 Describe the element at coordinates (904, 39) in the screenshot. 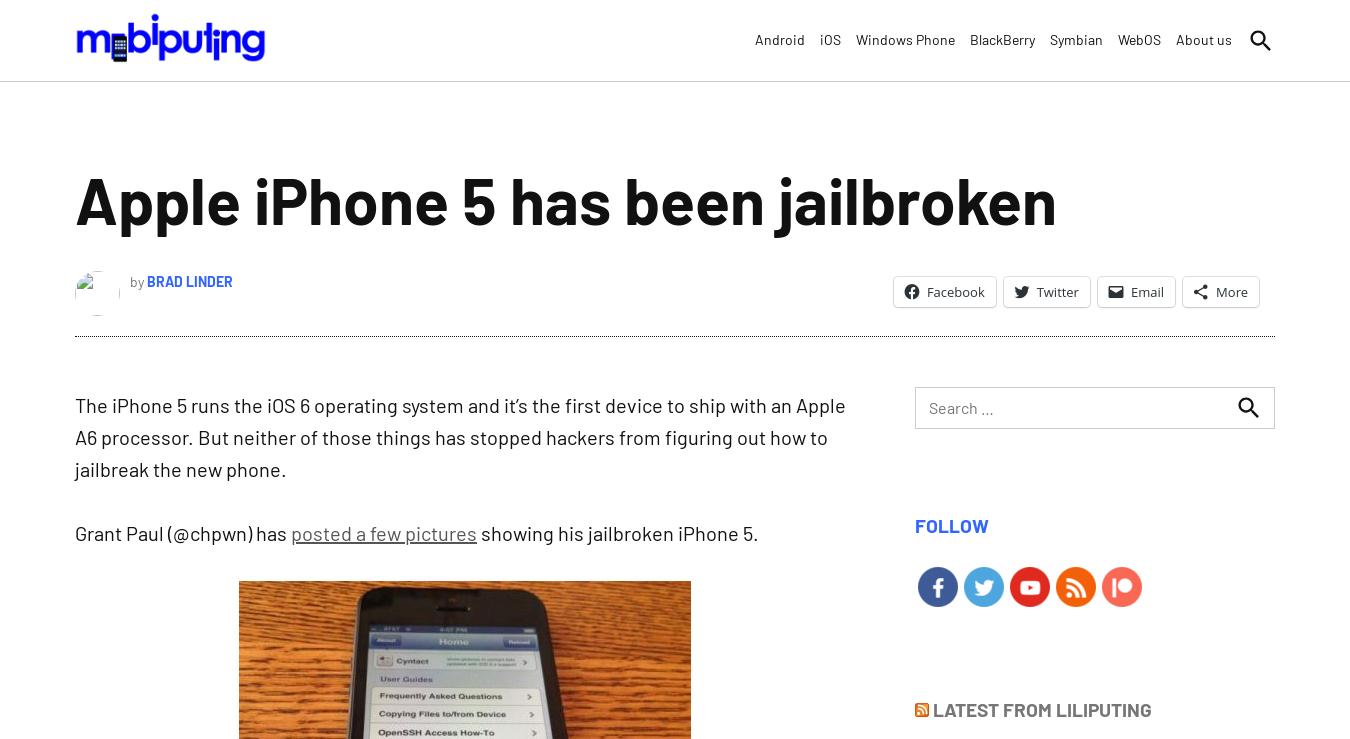

I see `'Windows Phone'` at that location.